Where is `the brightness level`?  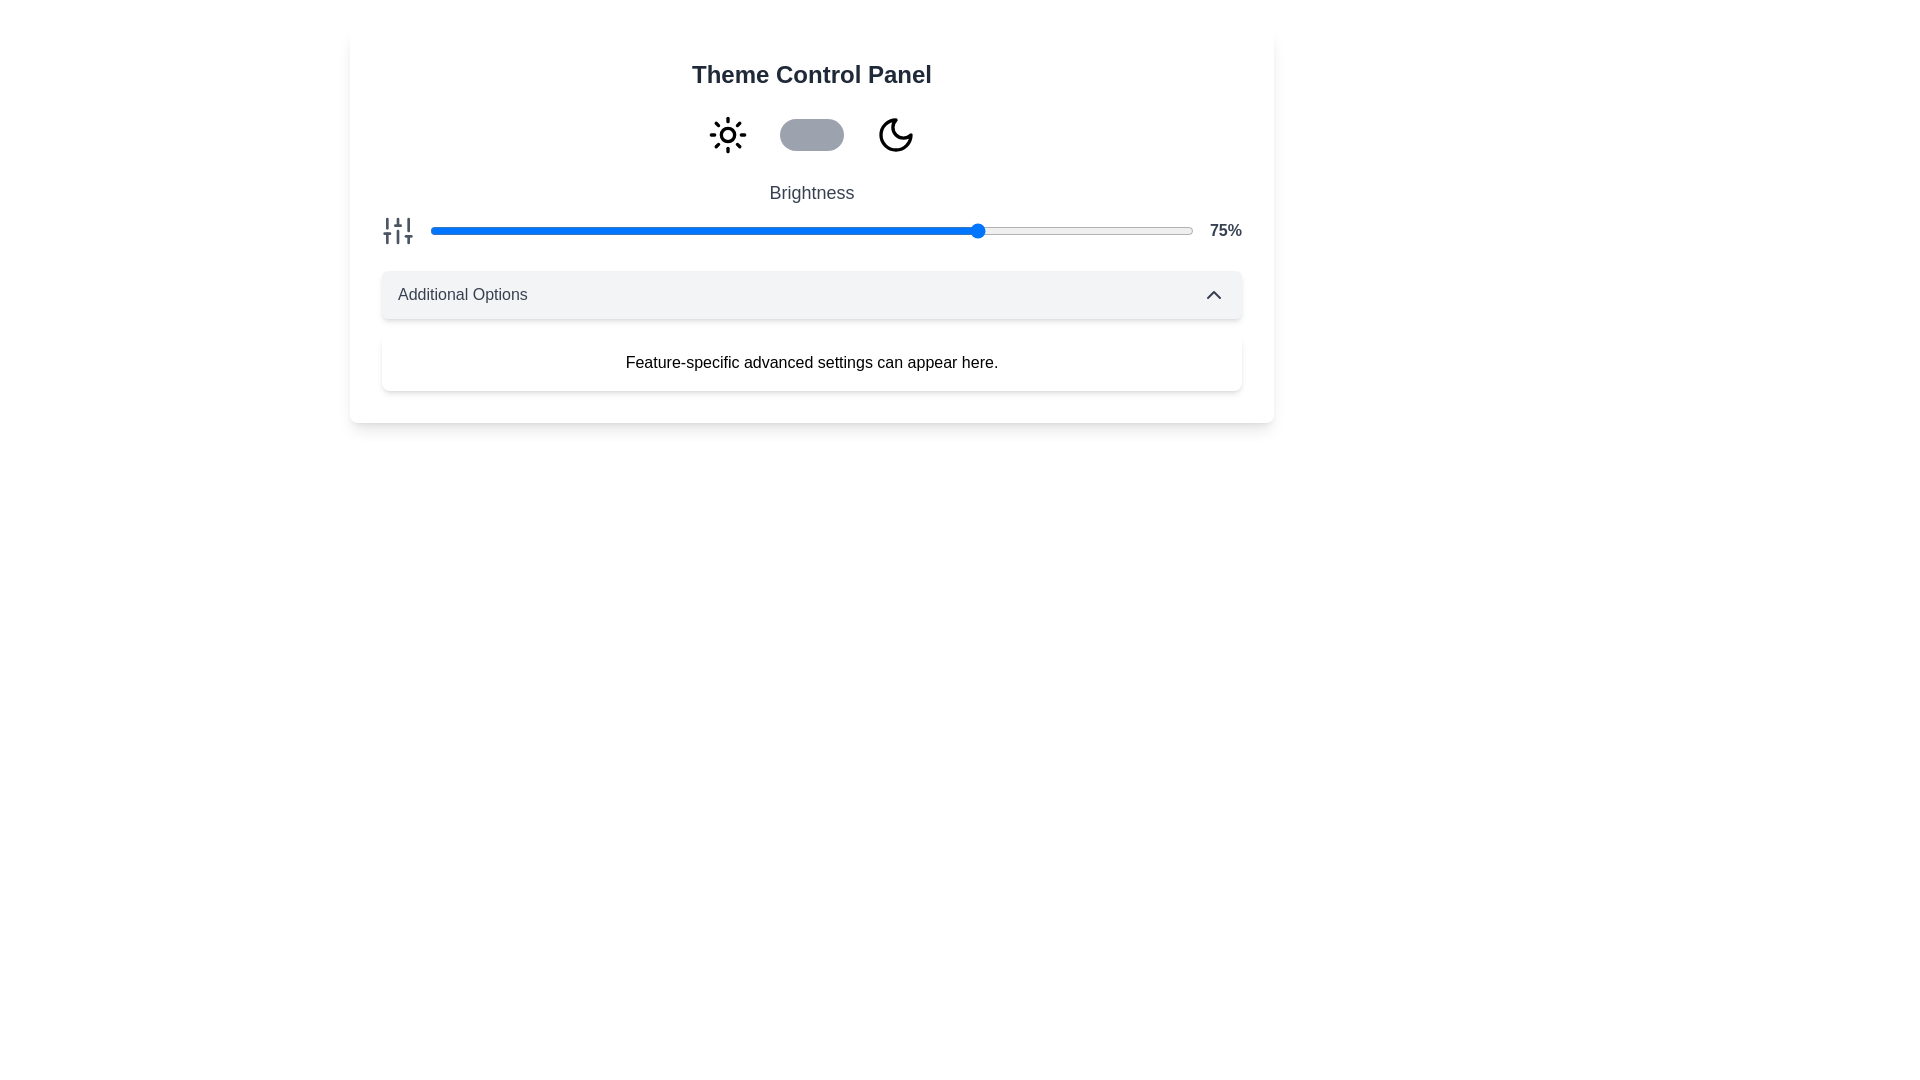
the brightness level is located at coordinates (760, 230).